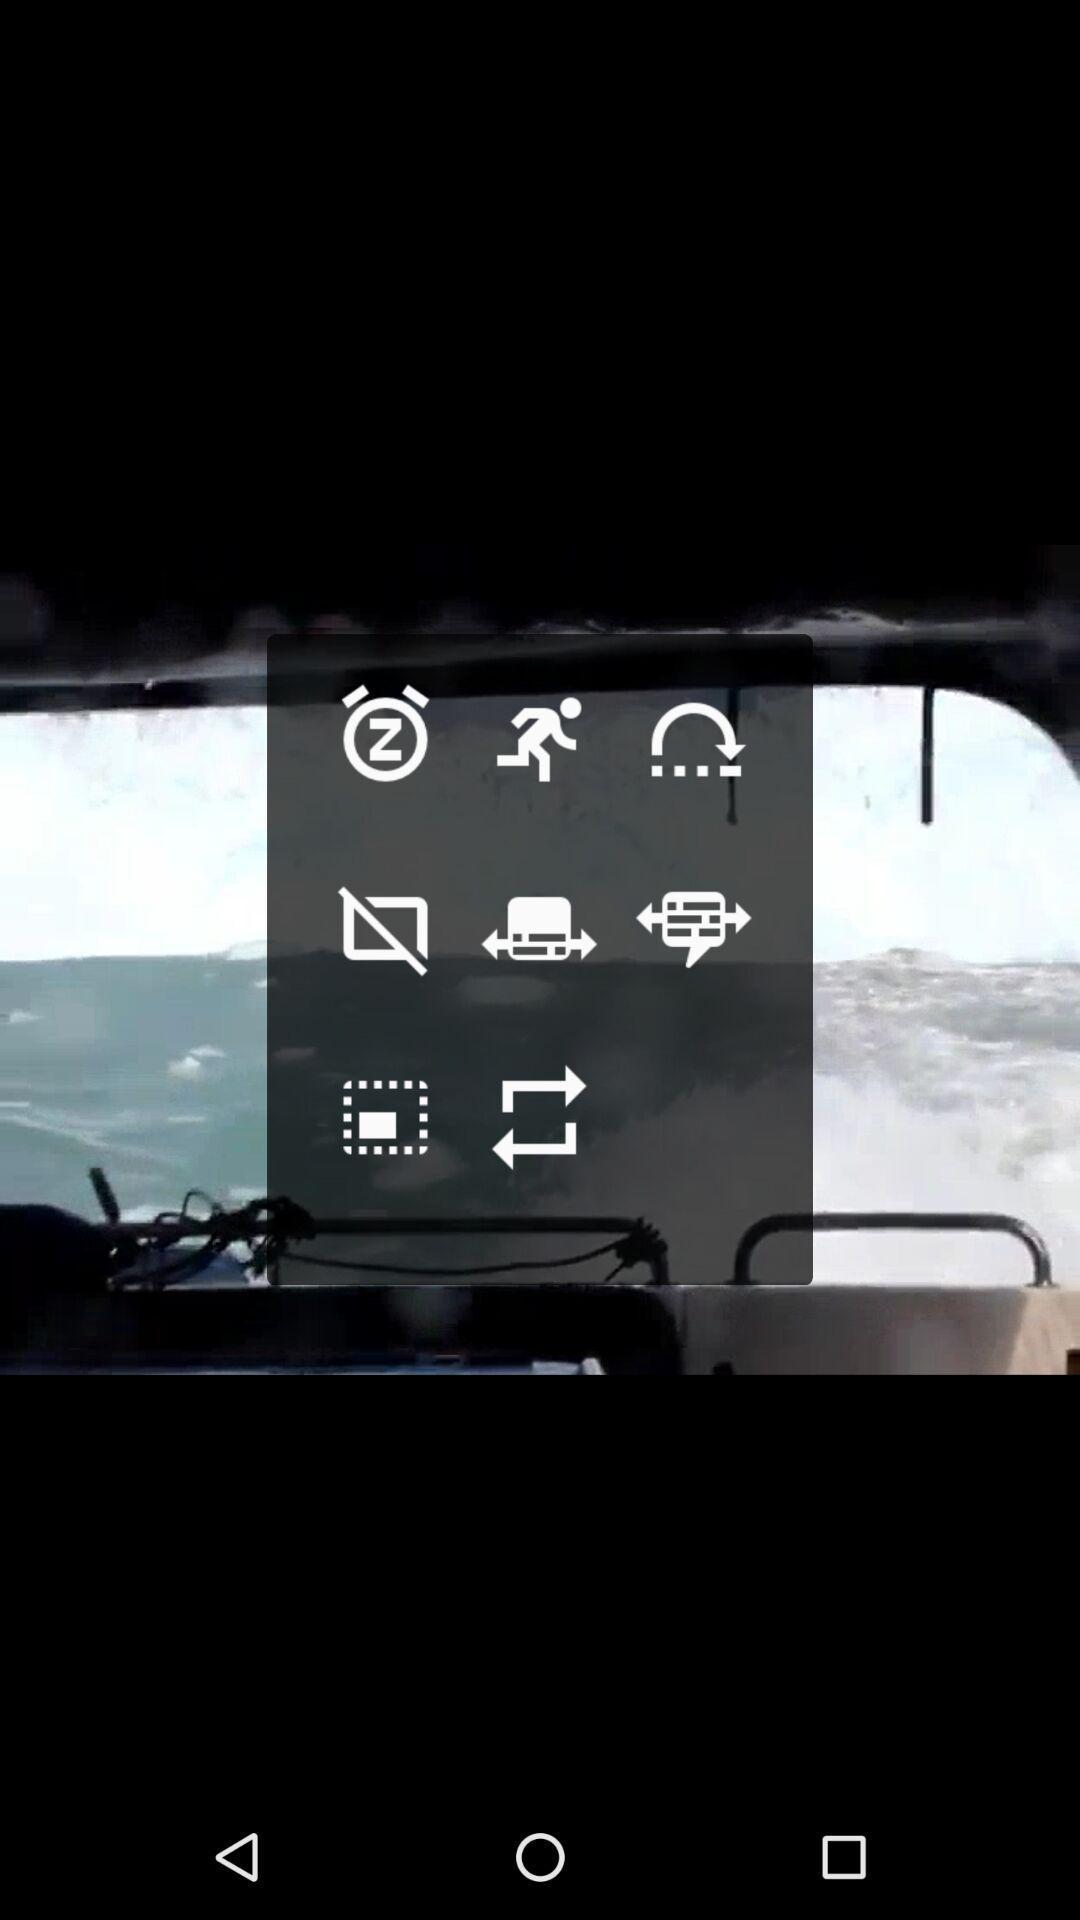 Image resolution: width=1080 pixels, height=1920 pixels. I want to click on synchronize, so click(385, 1148).